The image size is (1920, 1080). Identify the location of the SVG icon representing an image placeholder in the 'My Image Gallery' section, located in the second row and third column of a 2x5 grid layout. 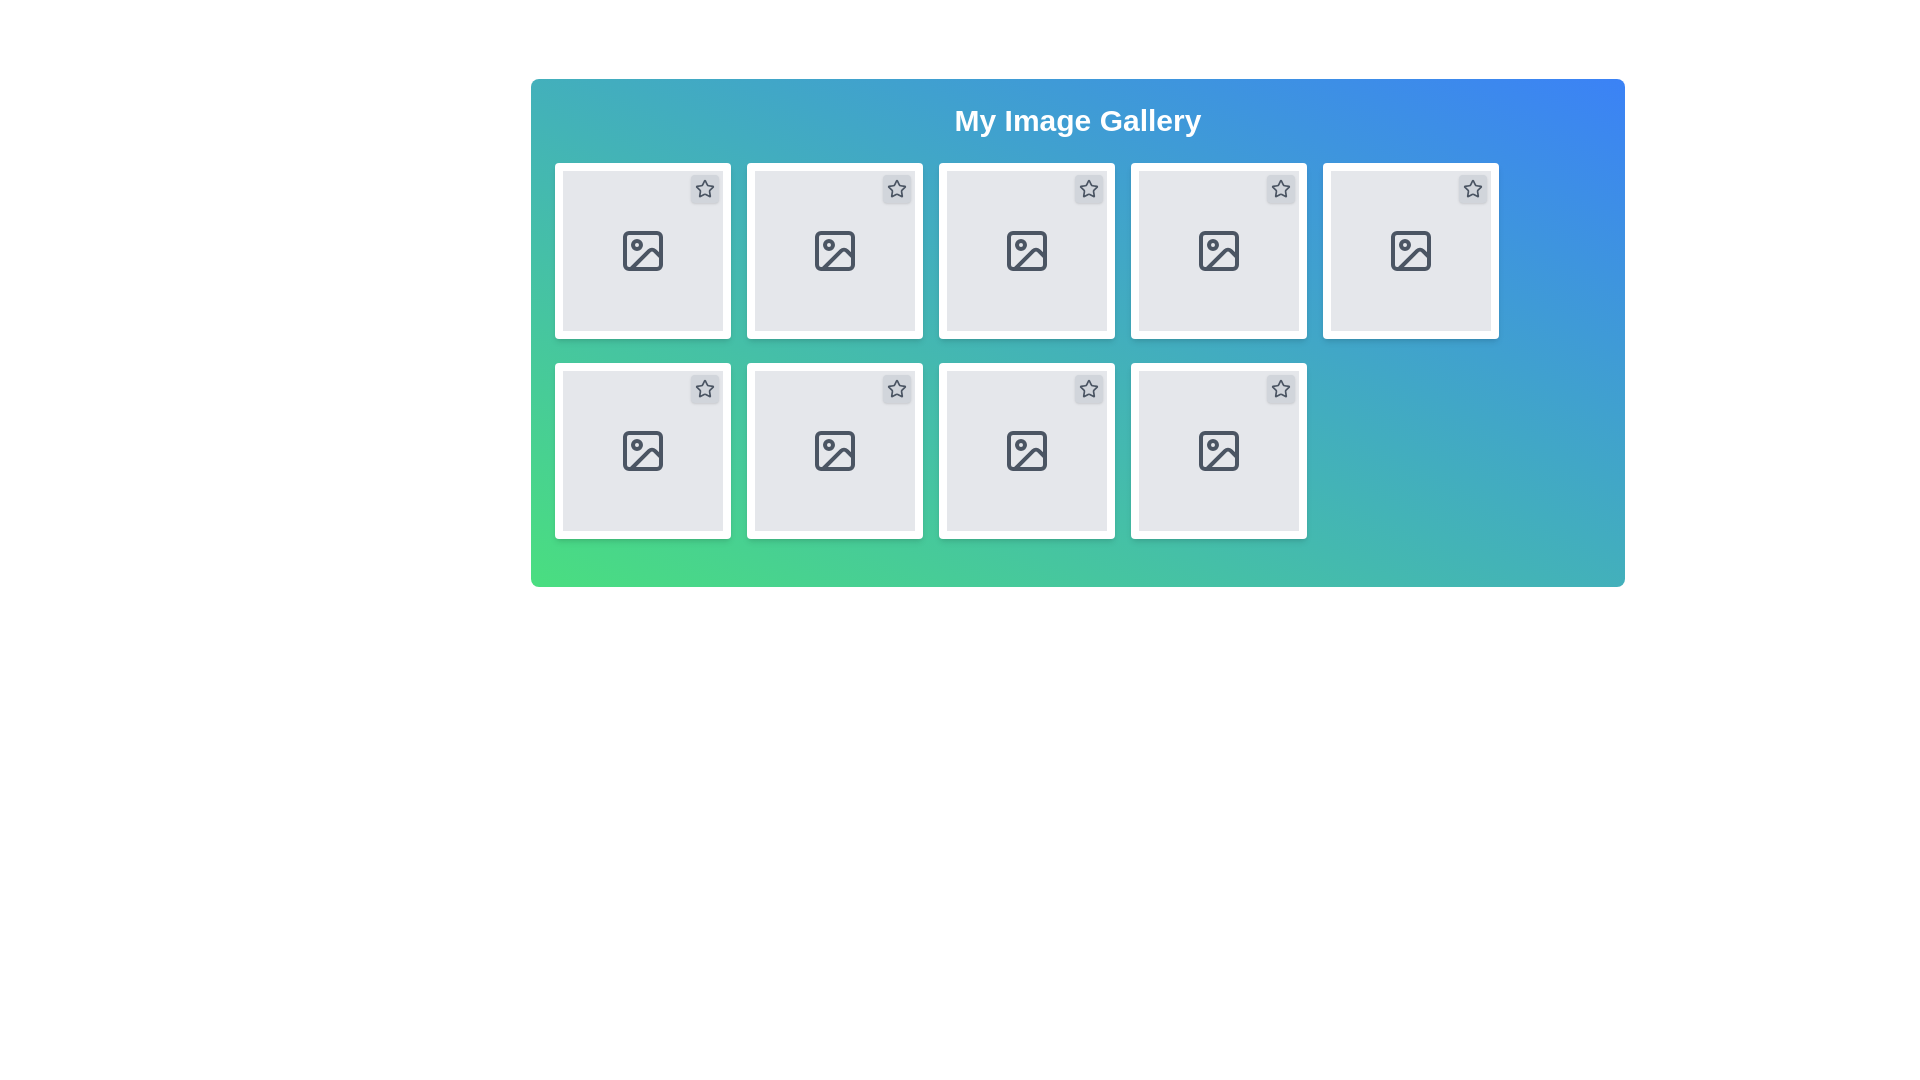
(1027, 249).